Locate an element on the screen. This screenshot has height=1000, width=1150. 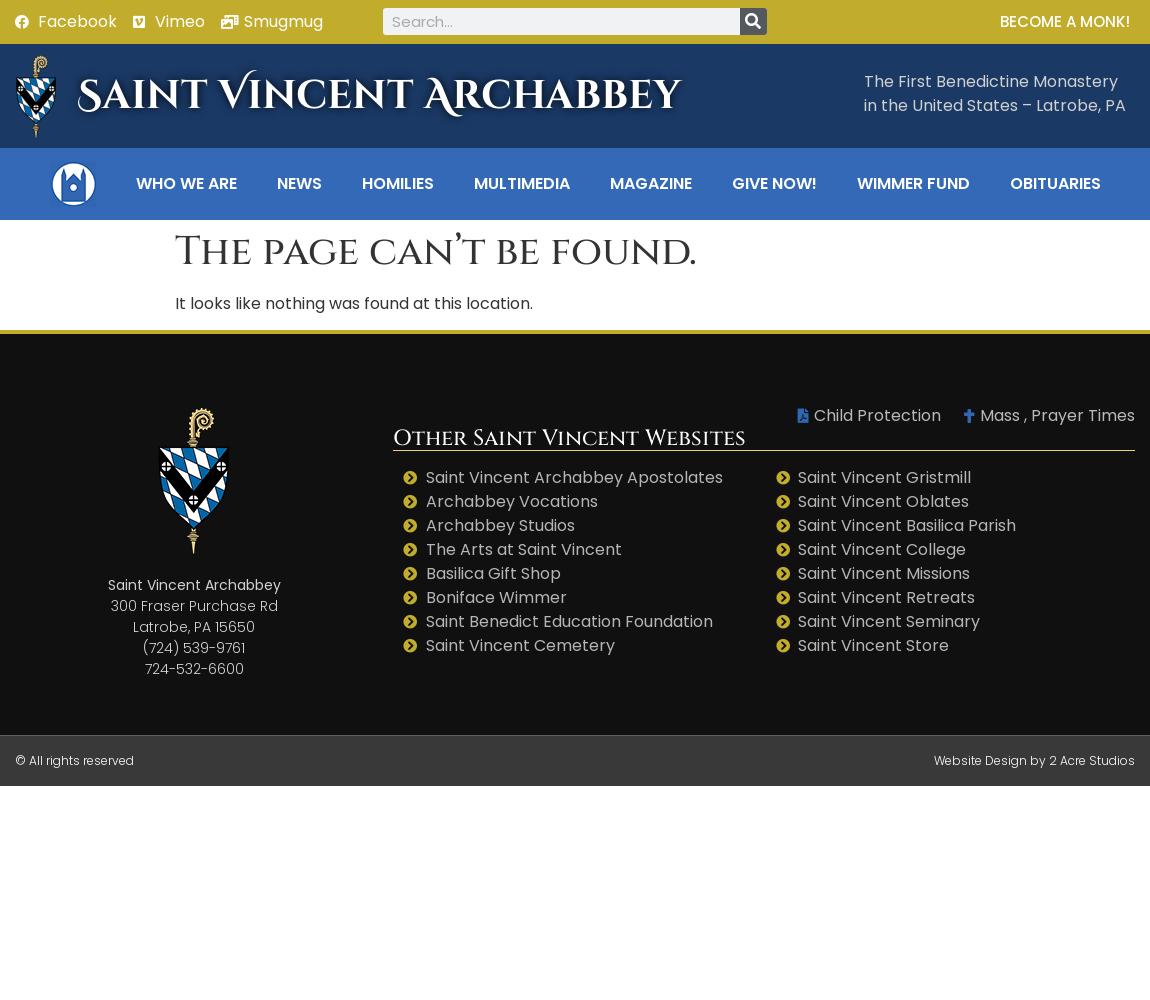
'Saint Benedict Education Foundation' is located at coordinates (568, 620).